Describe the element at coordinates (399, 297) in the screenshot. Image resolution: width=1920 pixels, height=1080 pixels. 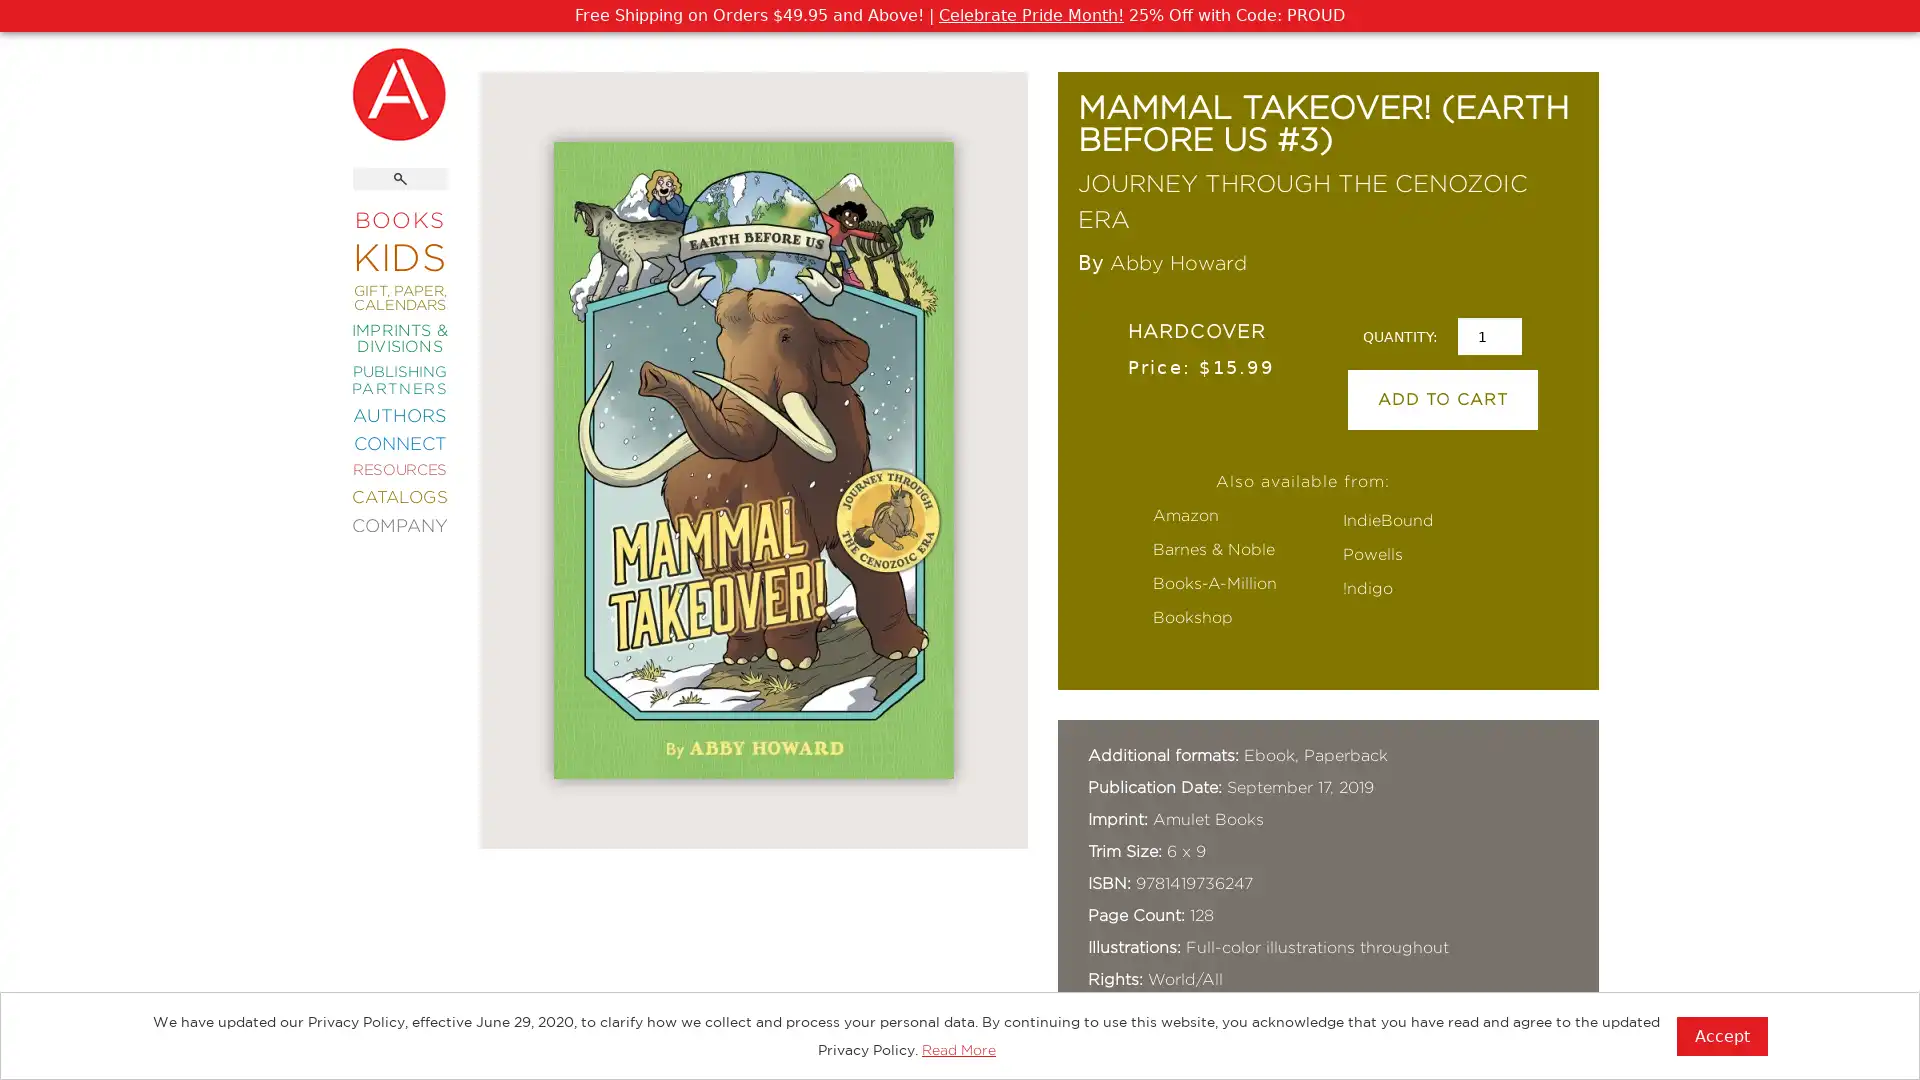
I see `GIFT, PAPER, CALENDARS` at that location.